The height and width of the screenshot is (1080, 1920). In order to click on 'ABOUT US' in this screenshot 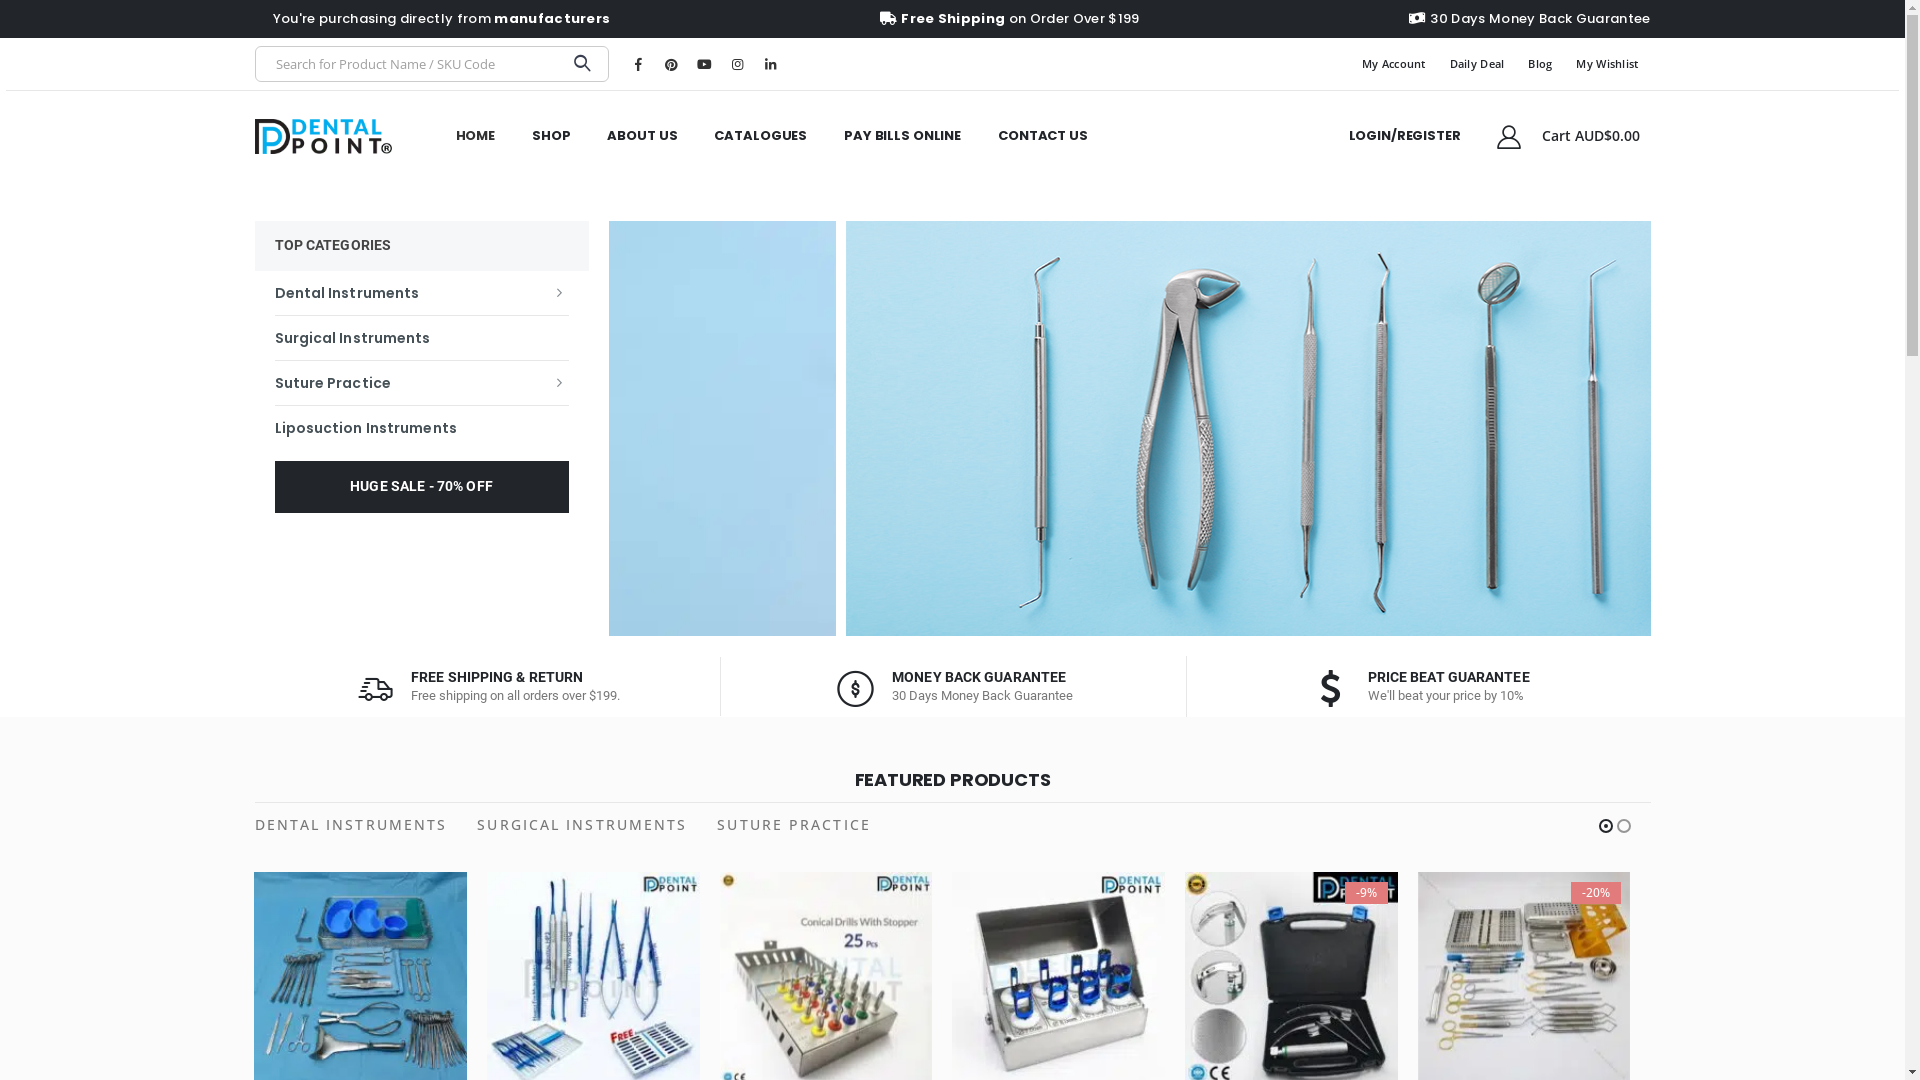, I will do `click(642, 135)`.